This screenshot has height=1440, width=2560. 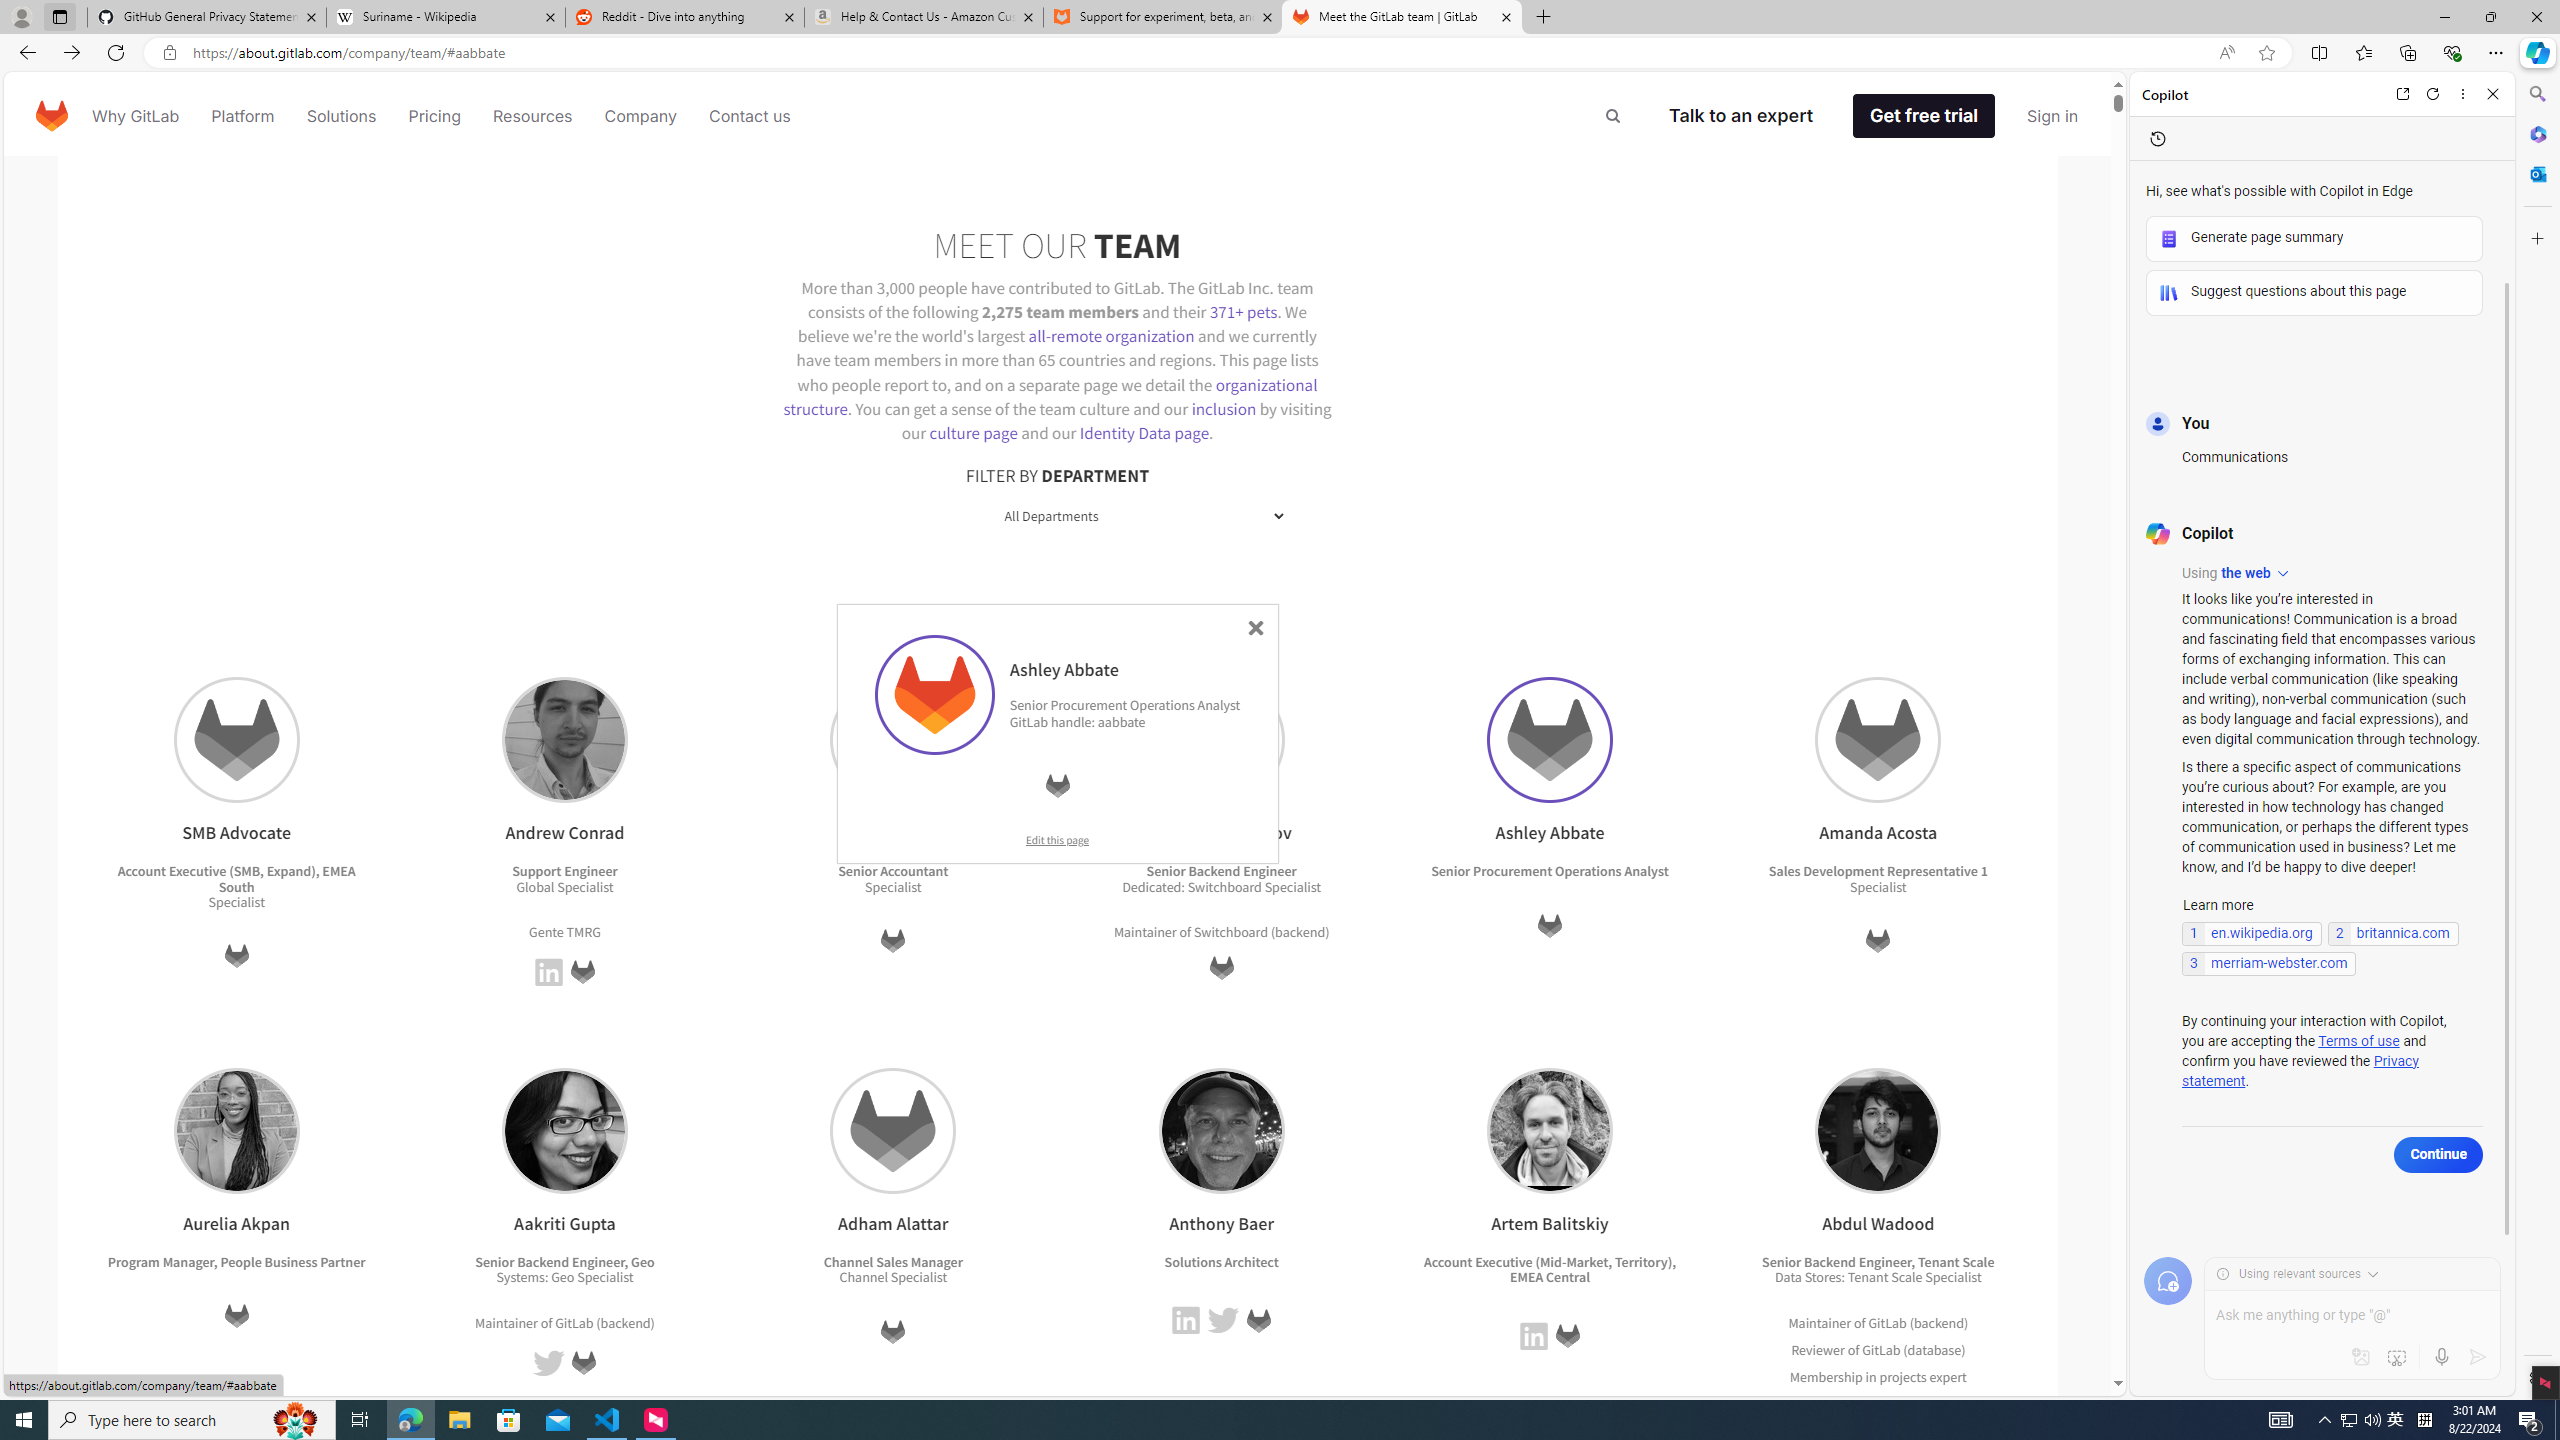 What do you see at coordinates (892, 1129) in the screenshot?
I see `'Adham Alattar'` at bounding box center [892, 1129].